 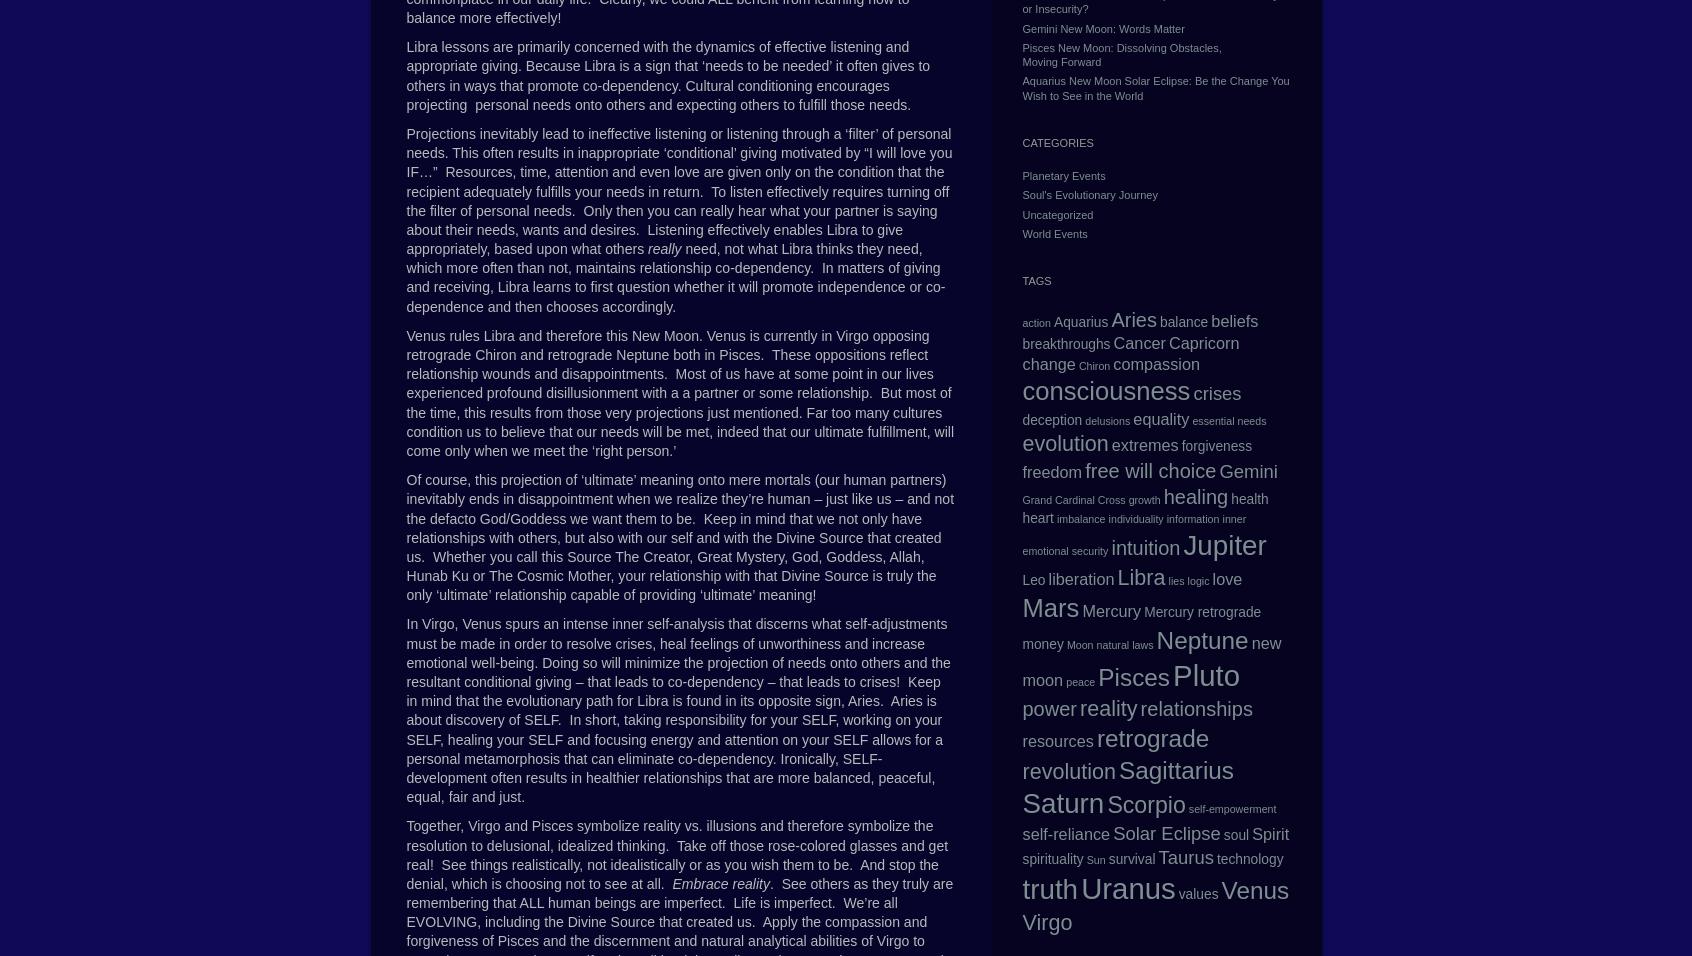 What do you see at coordinates (1020, 833) in the screenshot?
I see `'self-reliance'` at bounding box center [1020, 833].